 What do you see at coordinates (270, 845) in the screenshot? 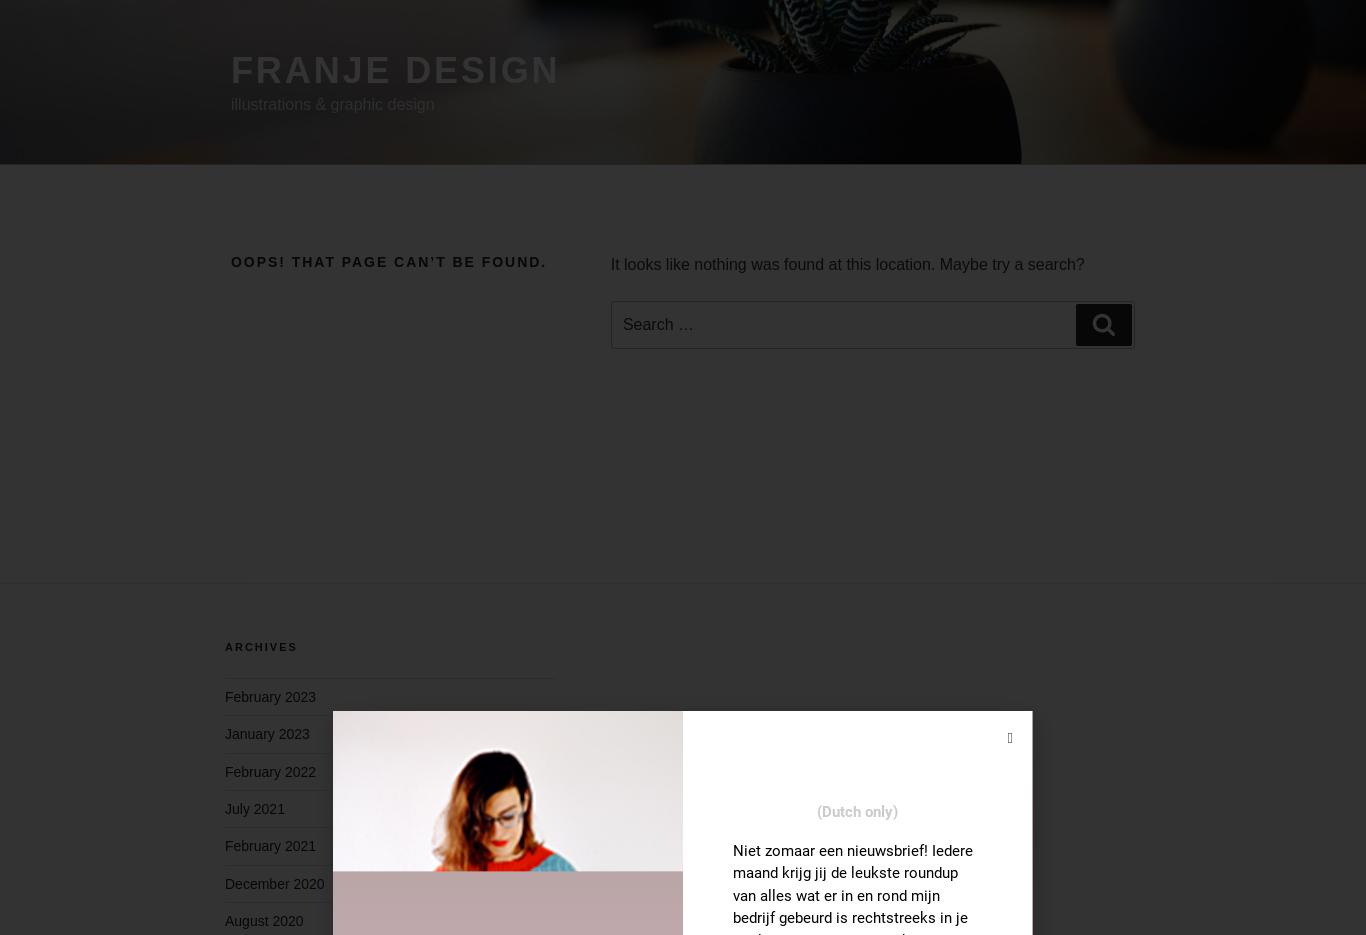
I see `'February 2021'` at bounding box center [270, 845].